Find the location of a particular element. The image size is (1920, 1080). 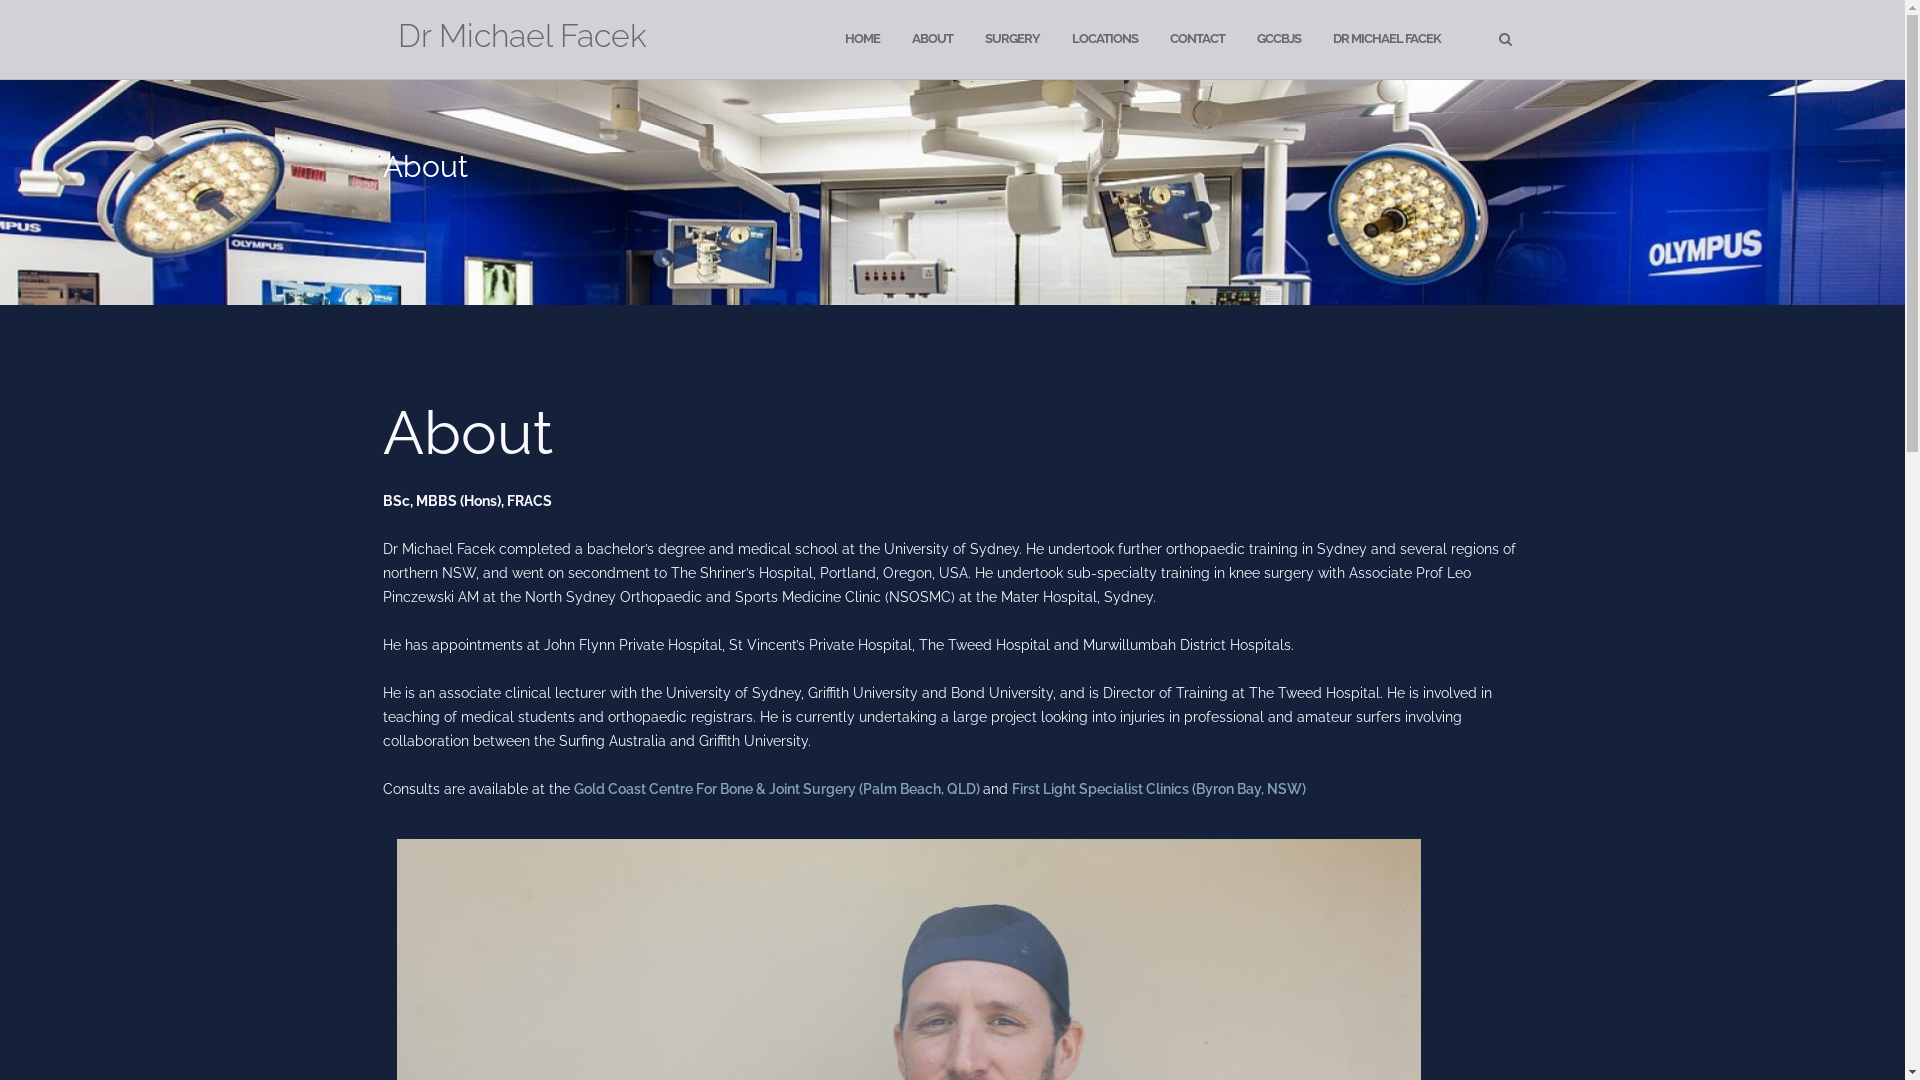

'GCCBJS' is located at coordinates (1276, 39).